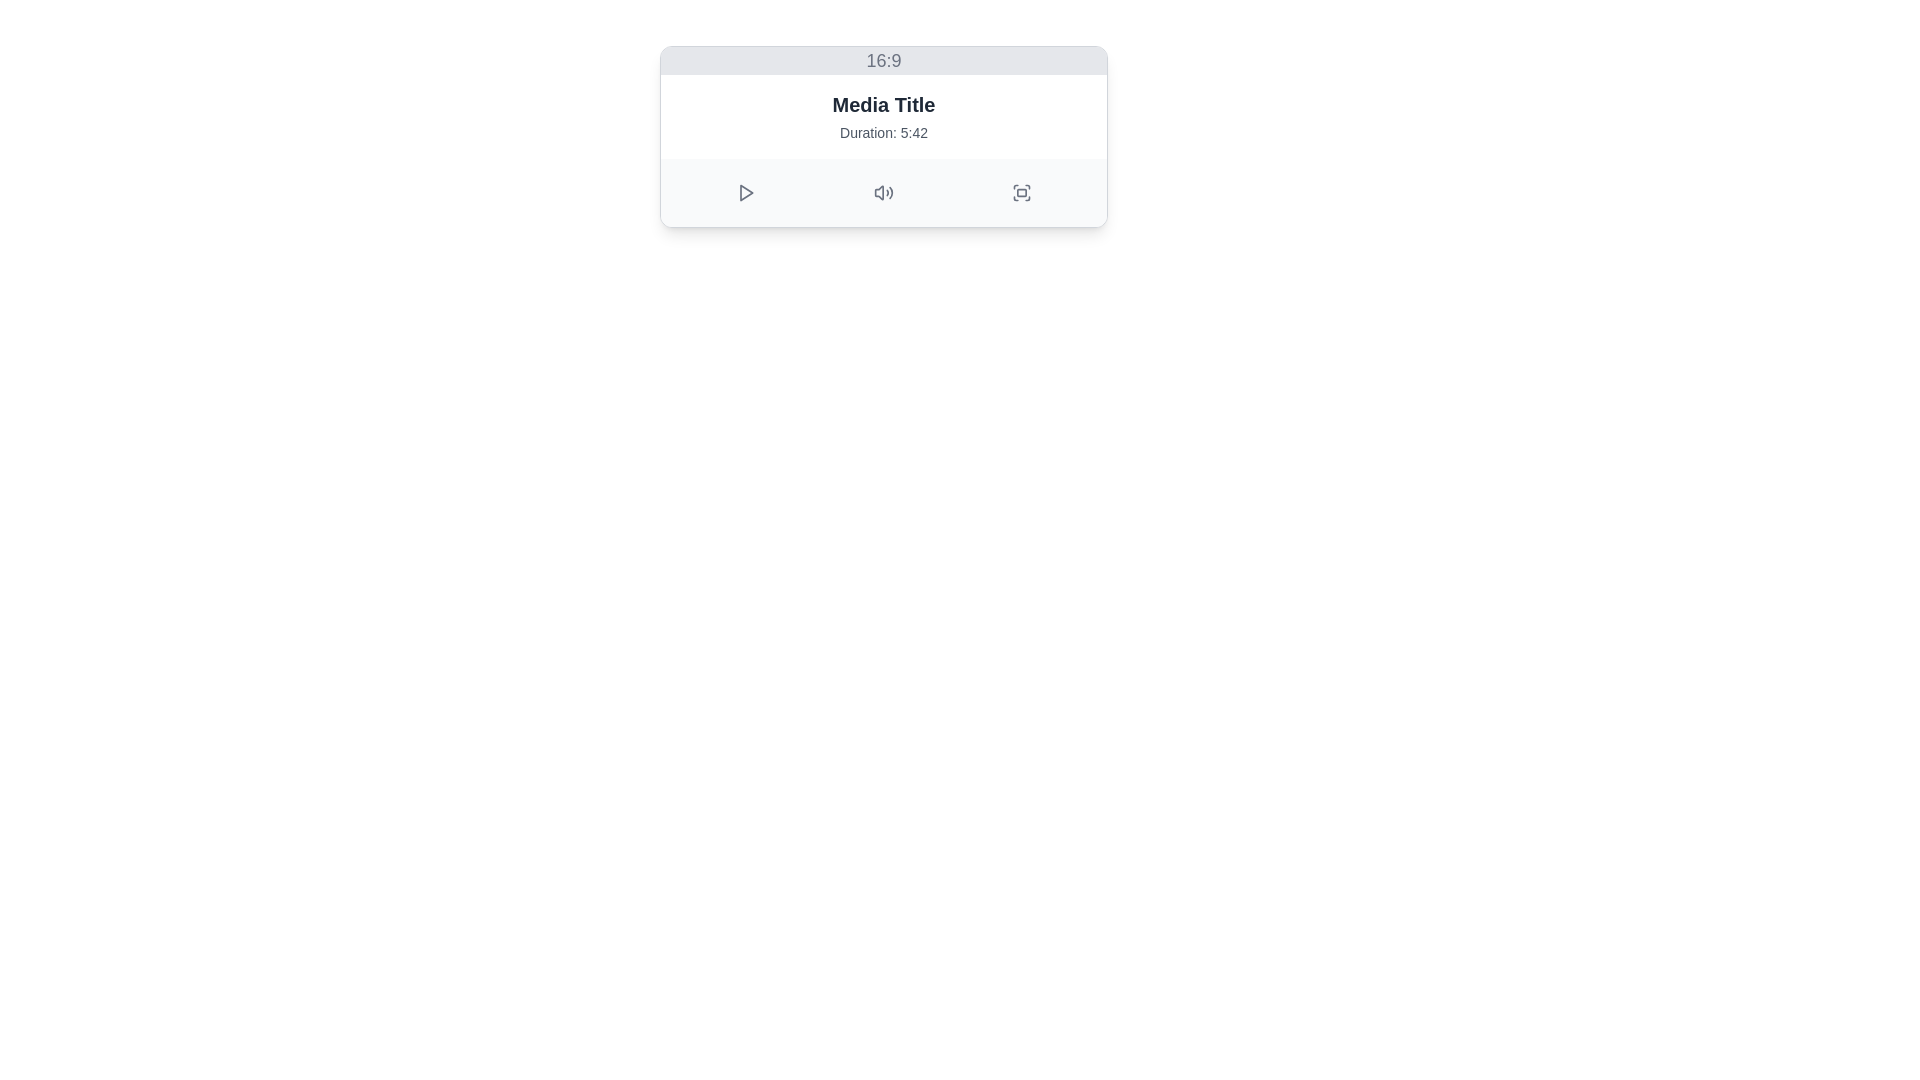 This screenshot has width=1920, height=1080. Describe the element at coordinates (882, 60) in the screenshot. I see `the text label displaying '16:9' in light gray background at the top of the media card` at that location.